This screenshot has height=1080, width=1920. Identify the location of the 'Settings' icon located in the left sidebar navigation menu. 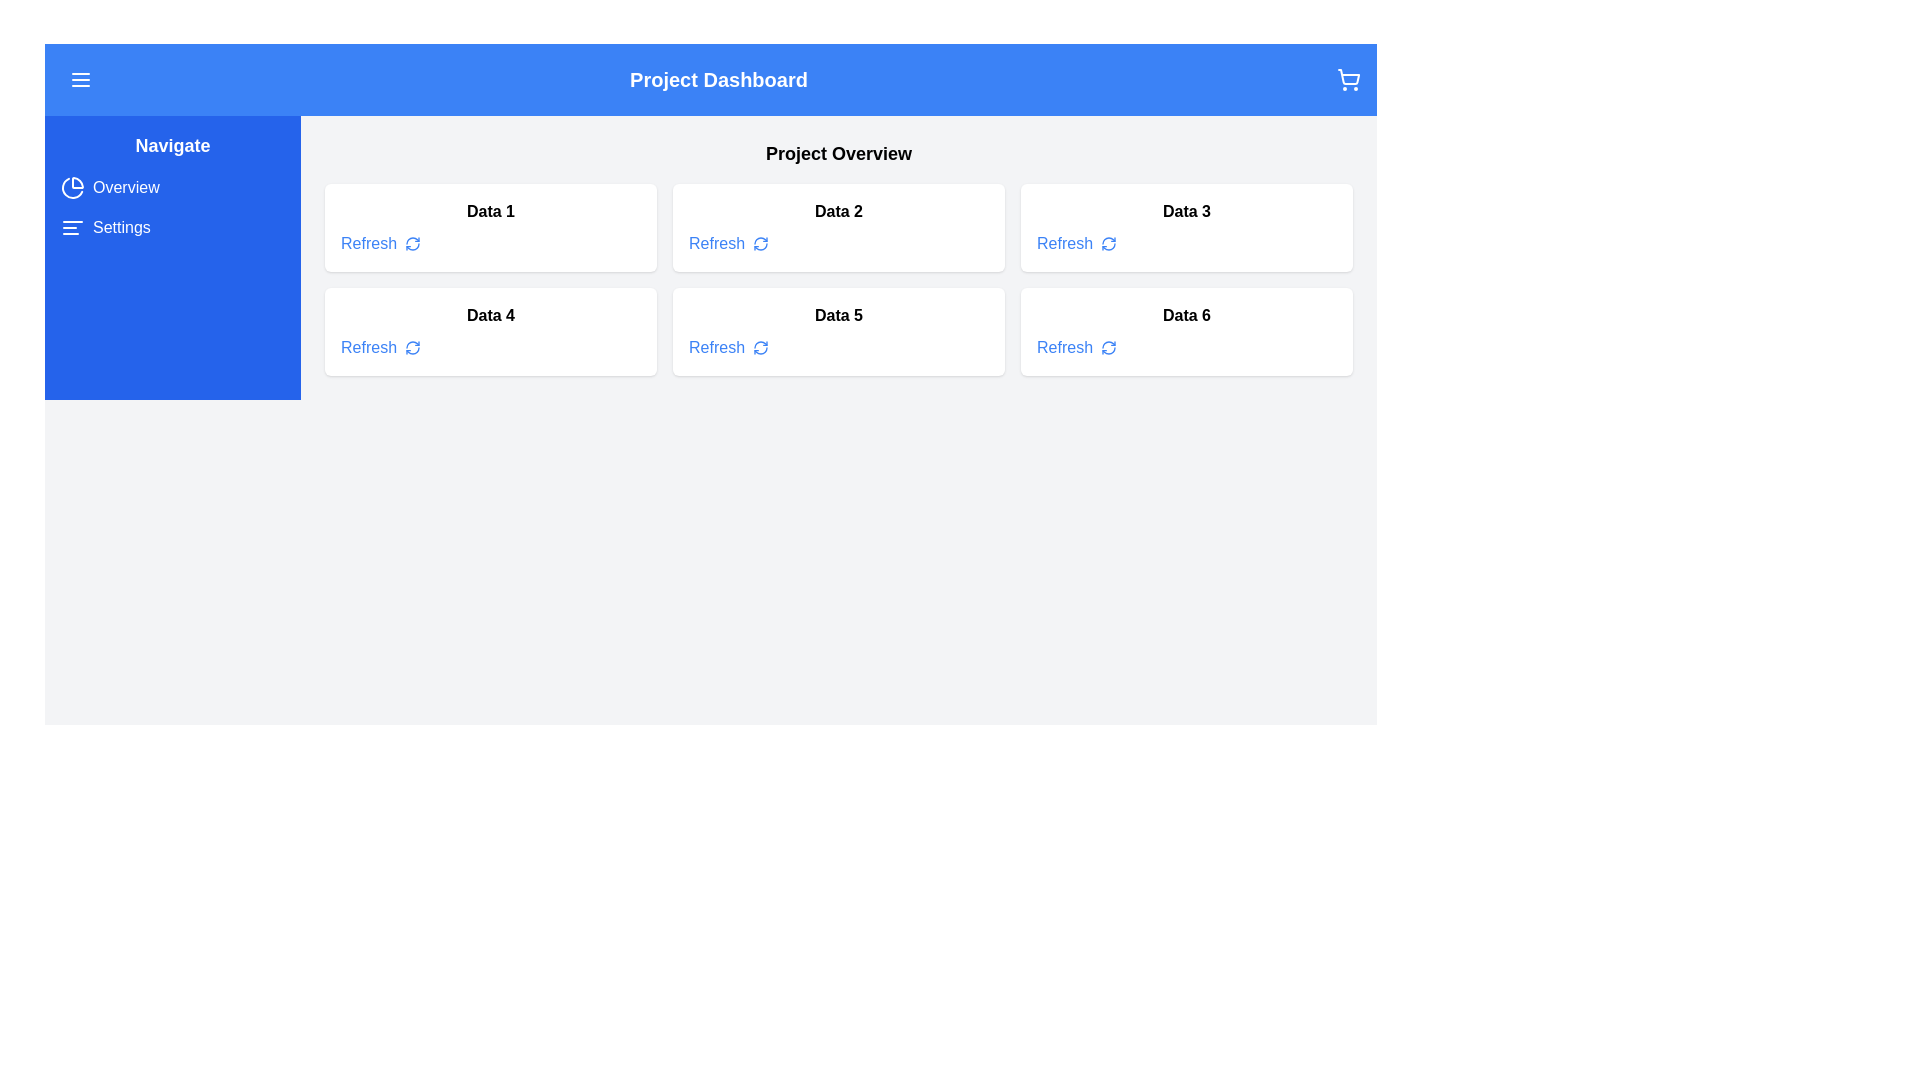
(72, 226).